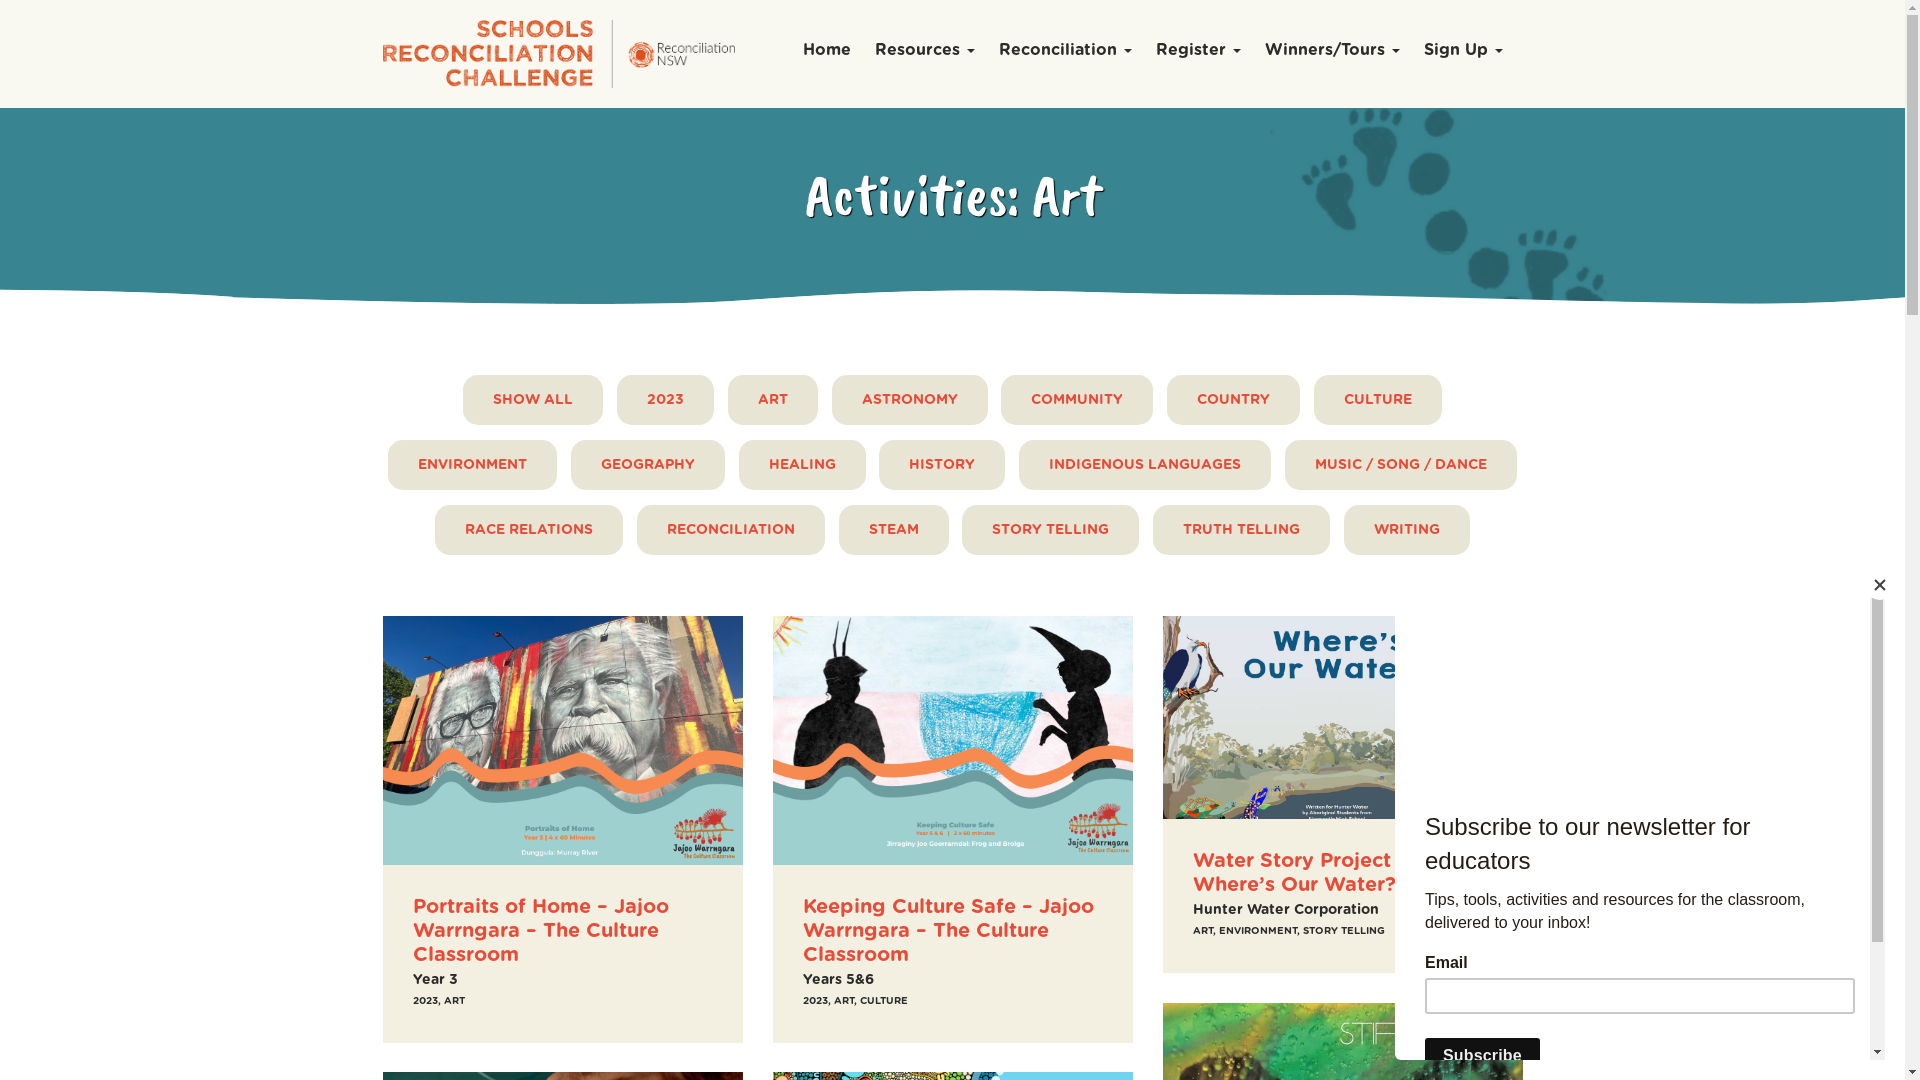  I want to click on 'SHOW ALL', so click(532, 400).